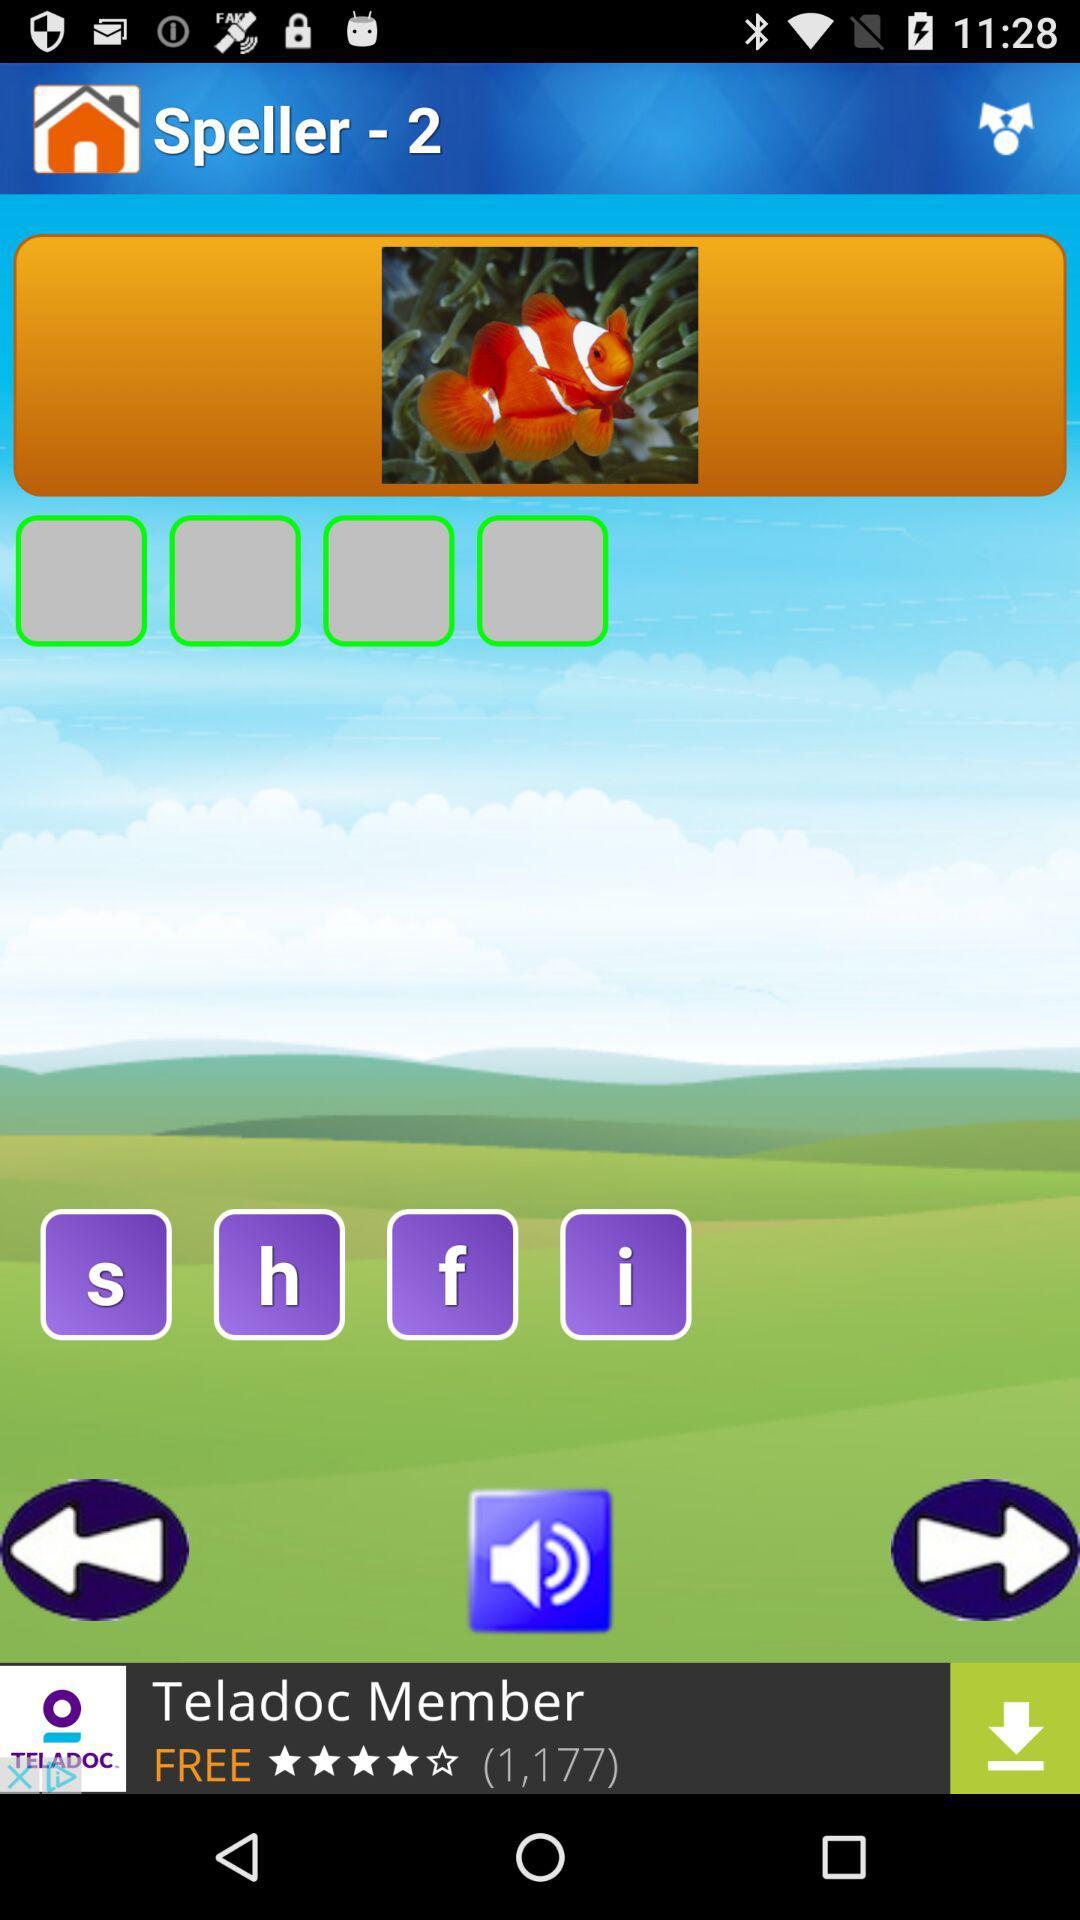  What do you see at coordinates (540, 1727) in the screenshot?
I see `advertising` at bounding box center [540, 1727].